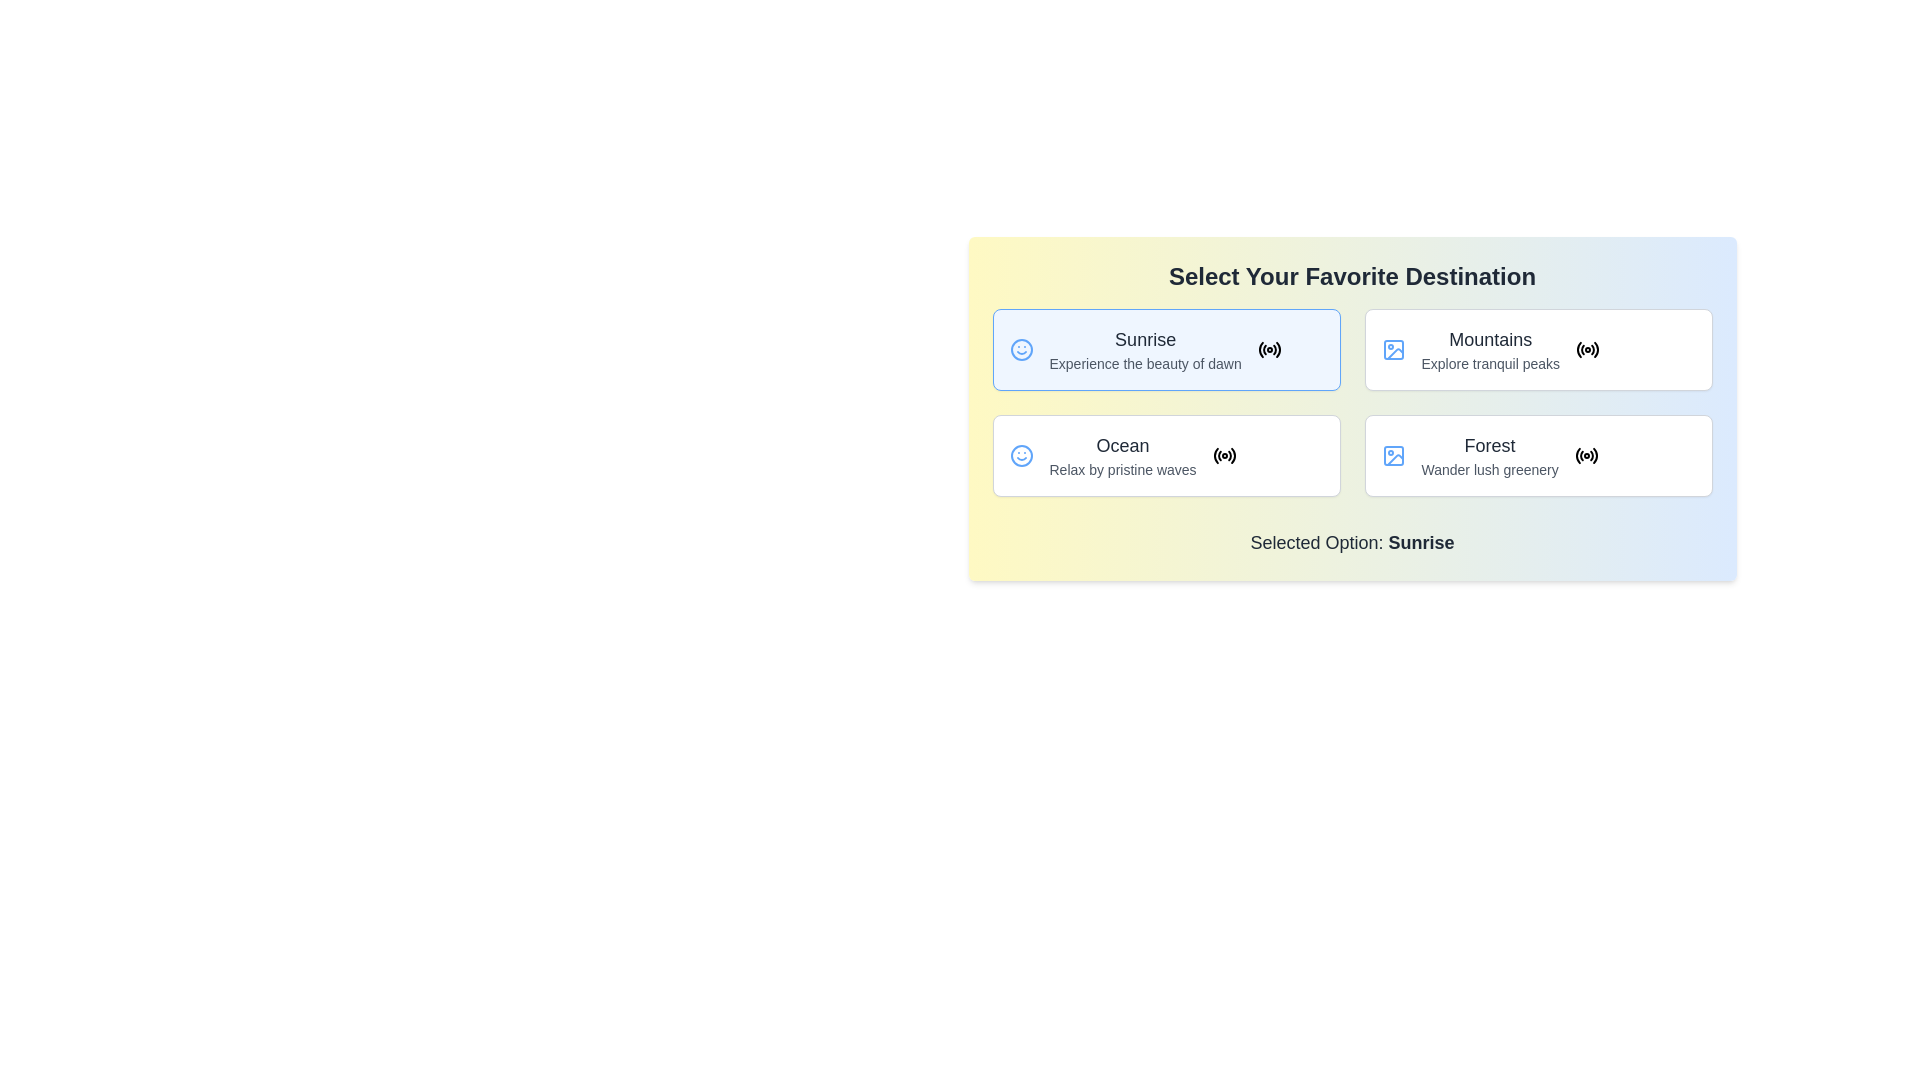  Describe the element at coordinates (1268, 349) in the screenshot. I see `the Decorative radio icon, which is a circle with radiating lines, located to the right of the 'Sunrise' option label in the top-left section of the interface` at that location.